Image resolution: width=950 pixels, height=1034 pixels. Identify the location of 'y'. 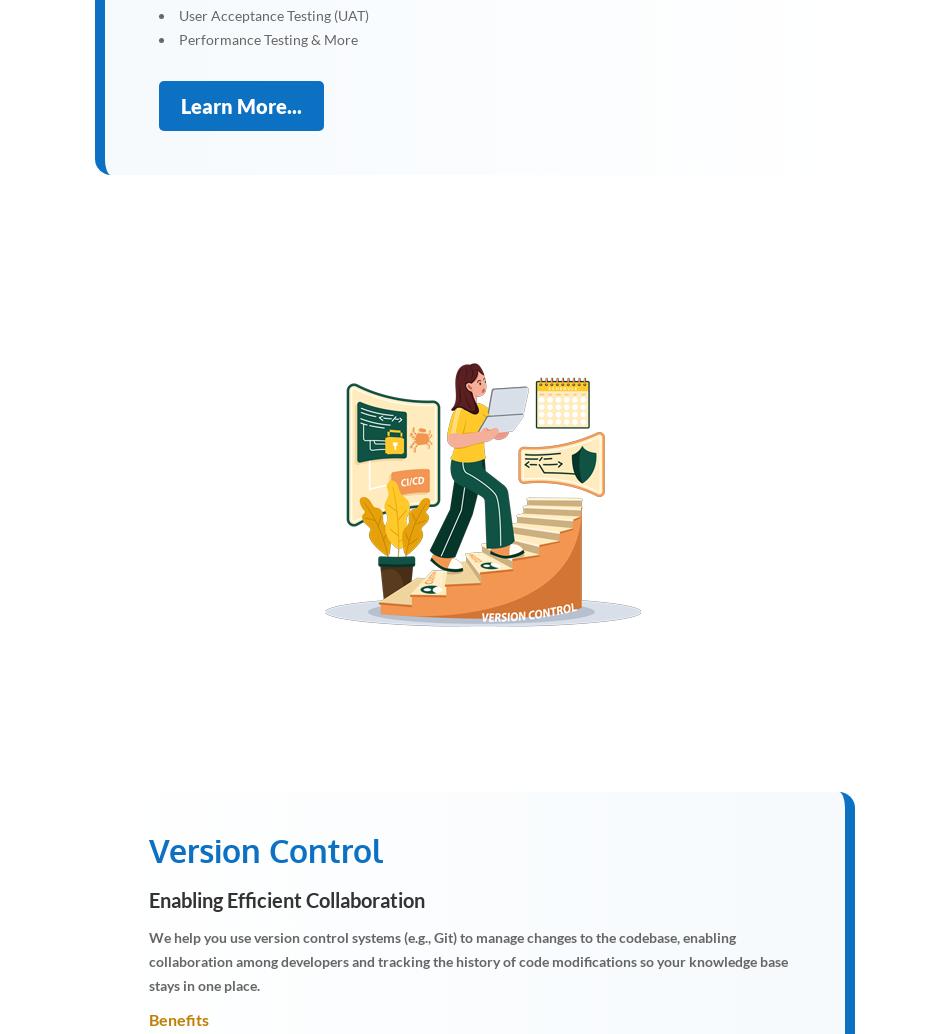
(526, 489).